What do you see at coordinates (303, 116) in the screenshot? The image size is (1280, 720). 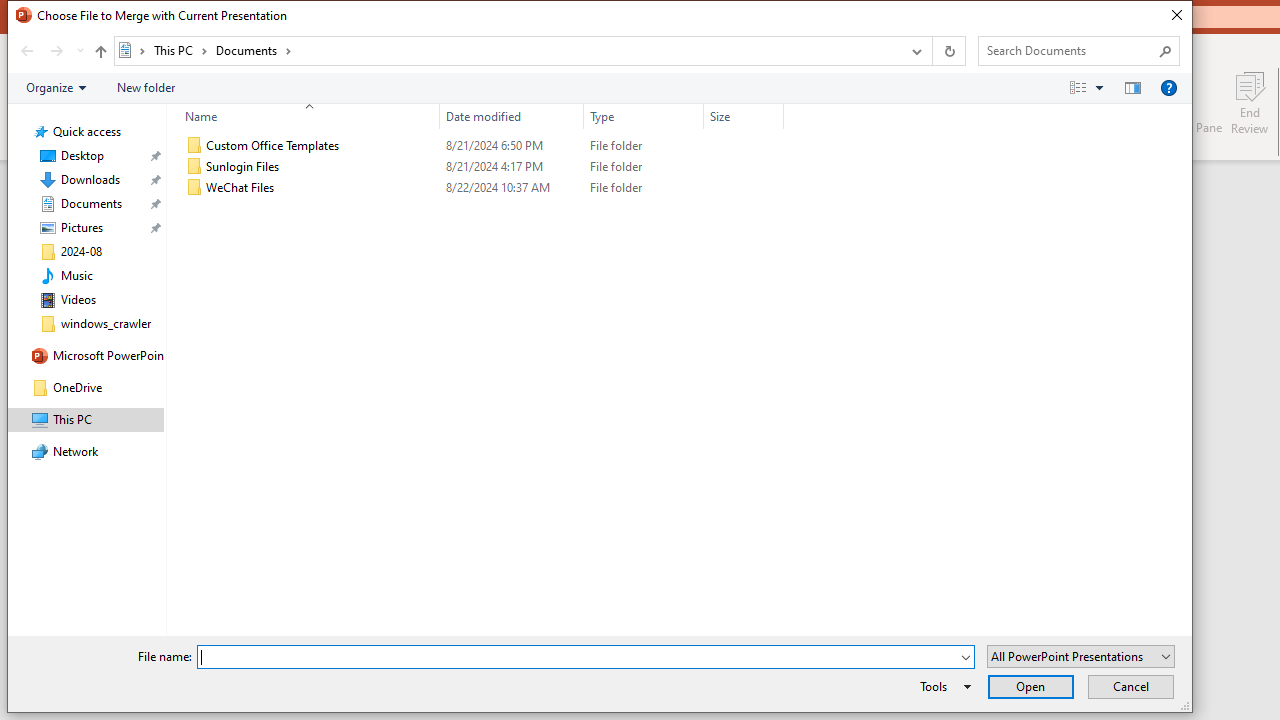 I see `'Name'` at bounding box center [303, 116].